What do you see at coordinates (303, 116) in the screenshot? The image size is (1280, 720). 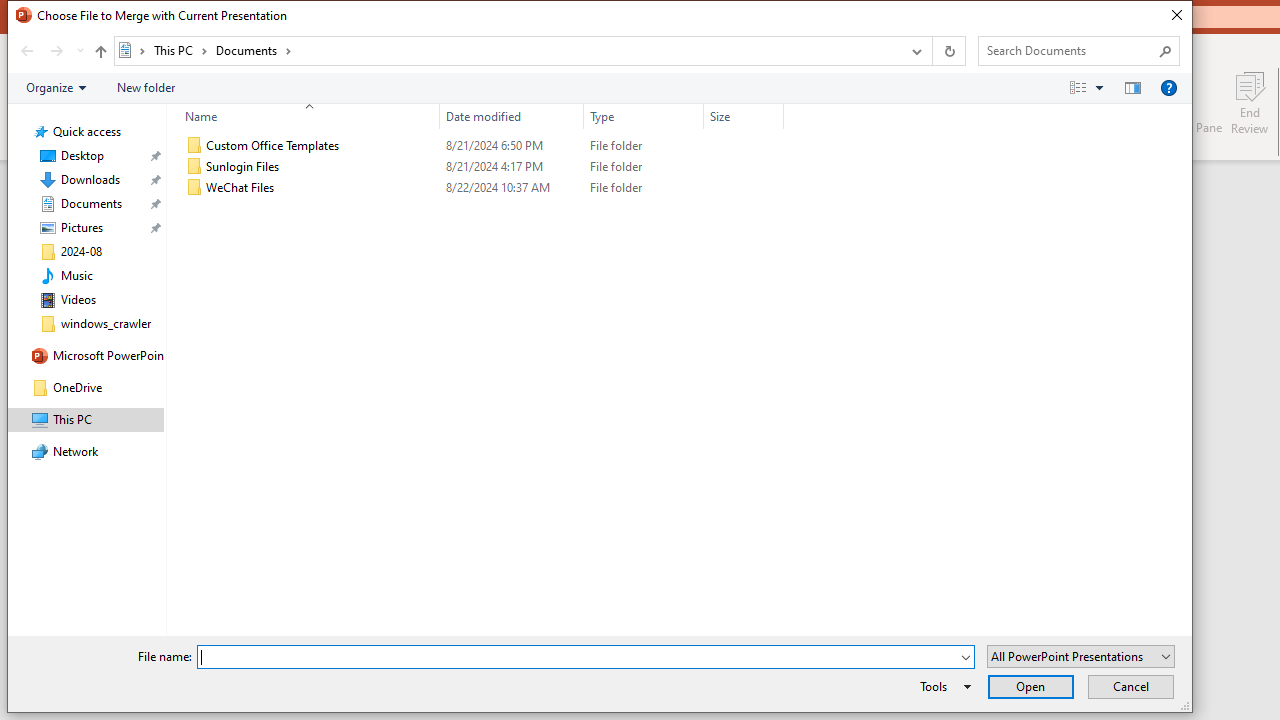 I see `'Name'` at bounding box center [303, 116].